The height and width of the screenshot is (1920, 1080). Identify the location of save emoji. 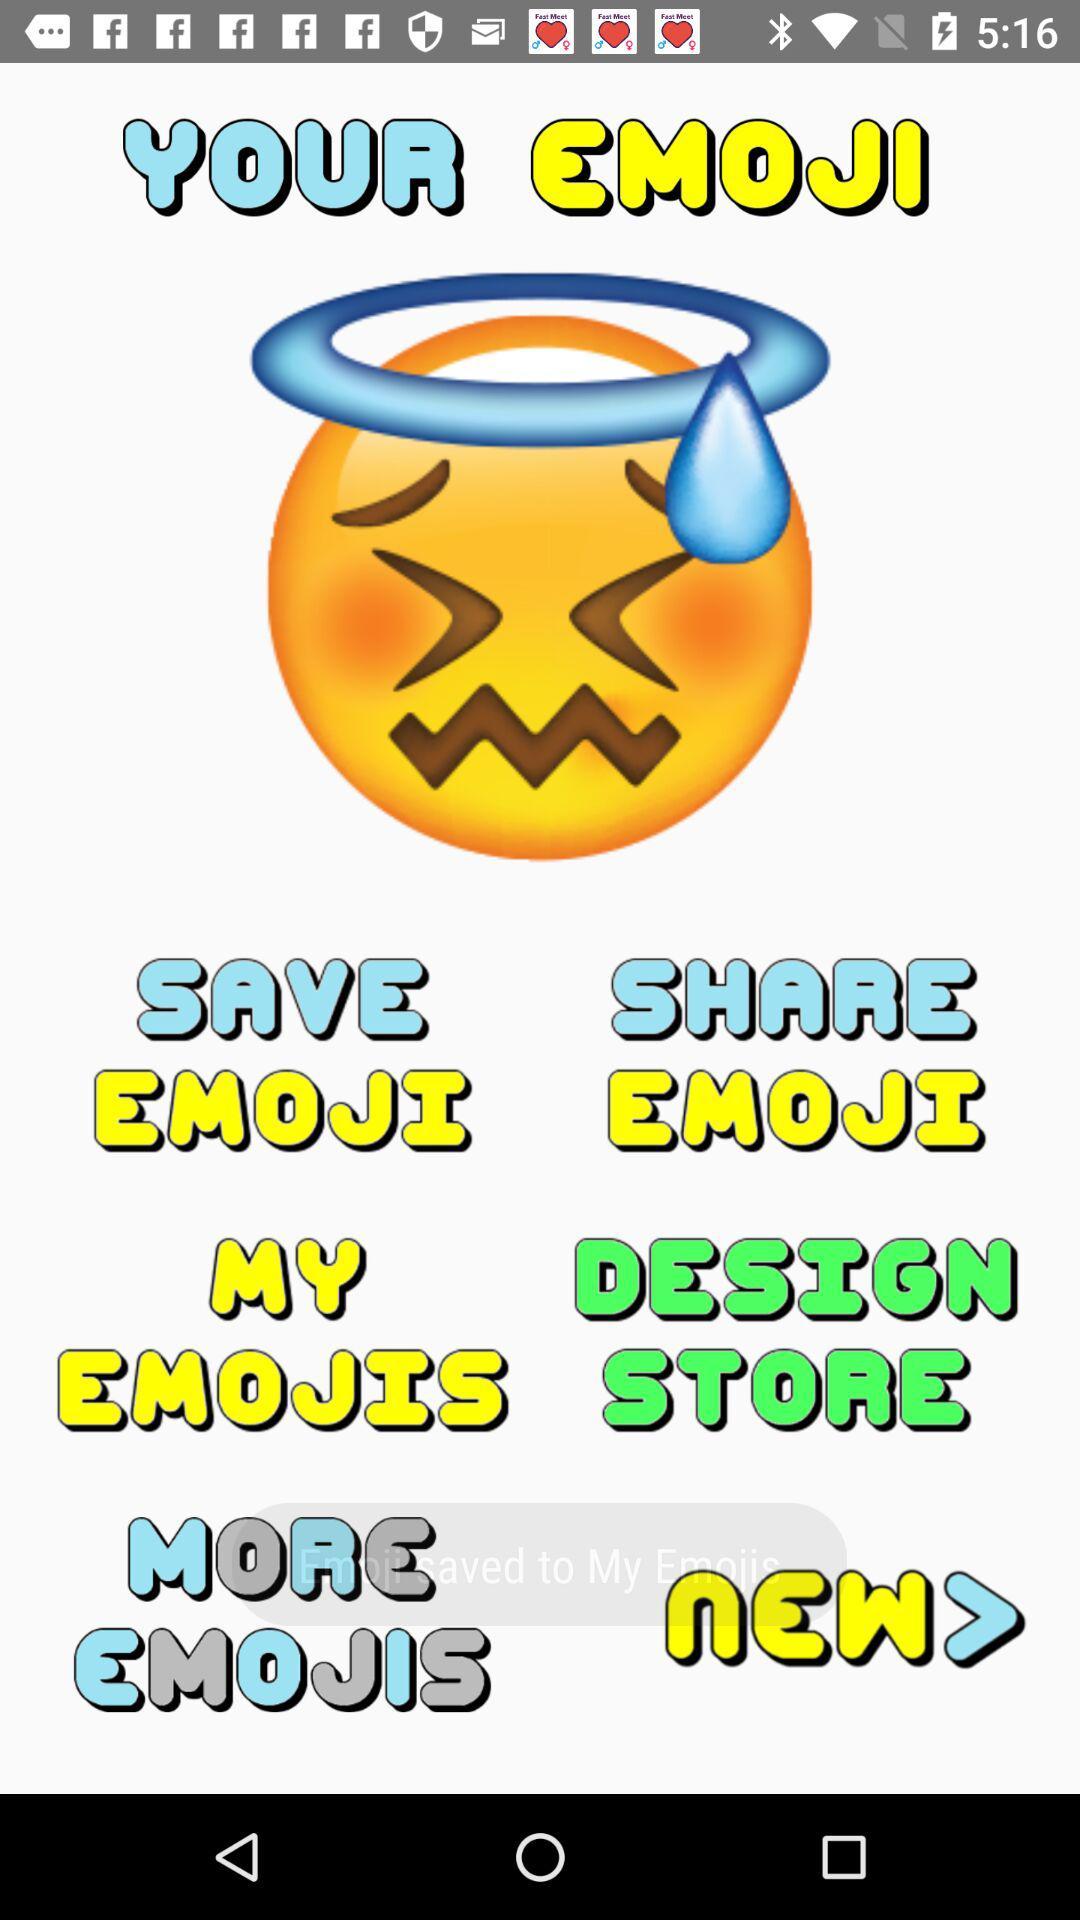
(283, 1054).